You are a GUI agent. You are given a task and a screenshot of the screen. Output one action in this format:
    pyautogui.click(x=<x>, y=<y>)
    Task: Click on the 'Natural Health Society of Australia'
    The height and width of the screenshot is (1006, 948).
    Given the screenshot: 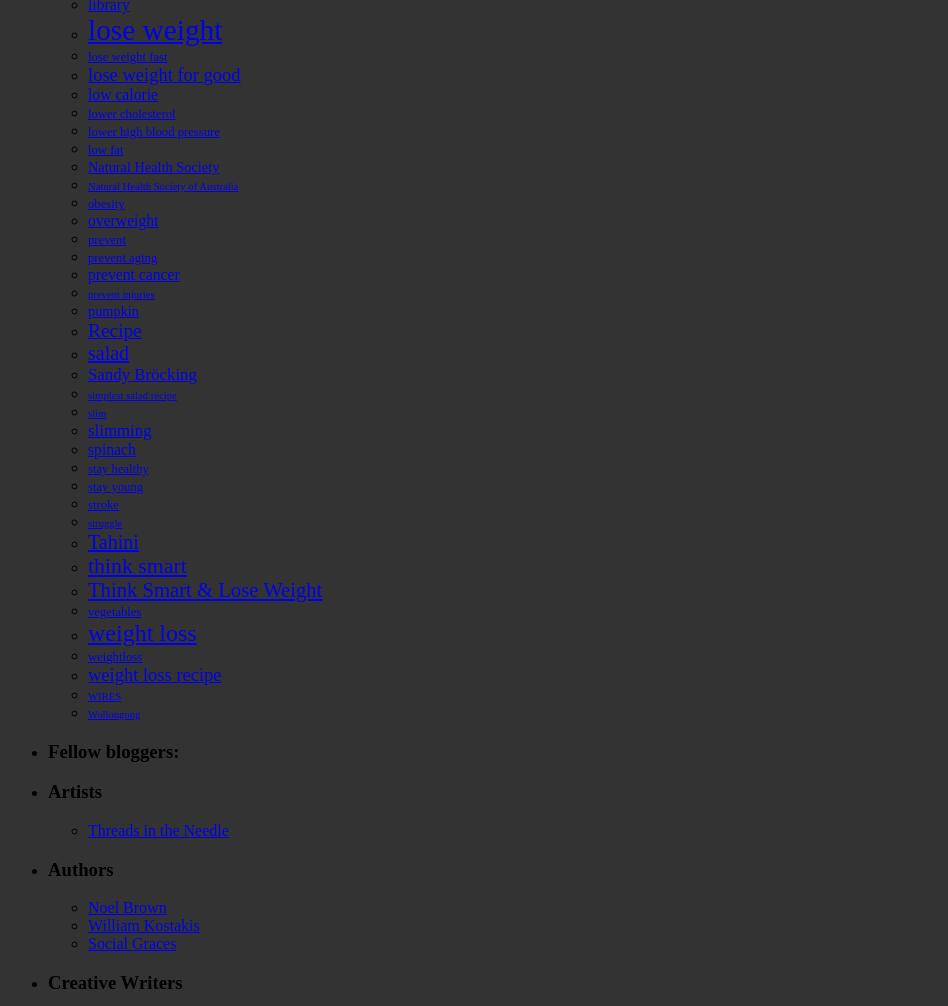 What is the action you would take?
    pyautogui.click(x=161, y=185)
    